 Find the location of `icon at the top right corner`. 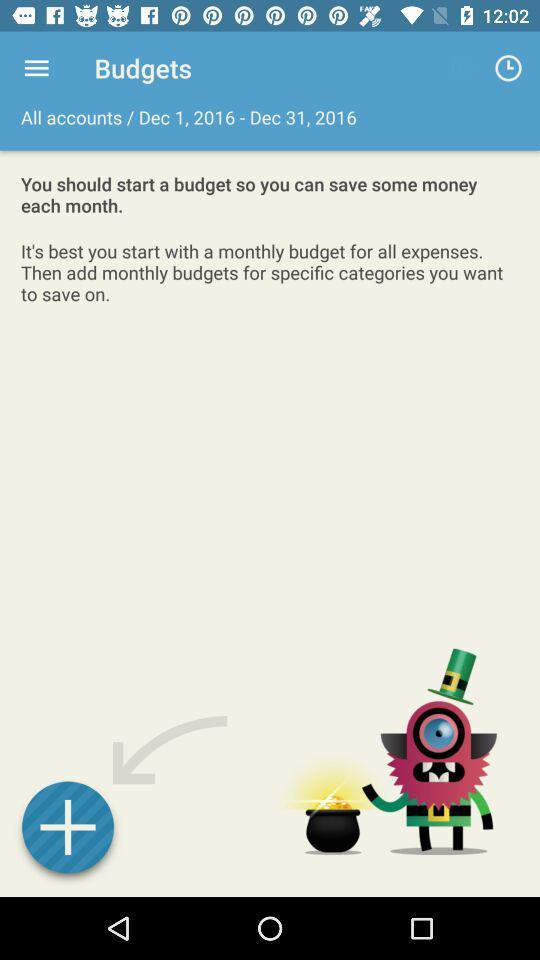

icon at the top right corner is located at coordinates (508, 68).